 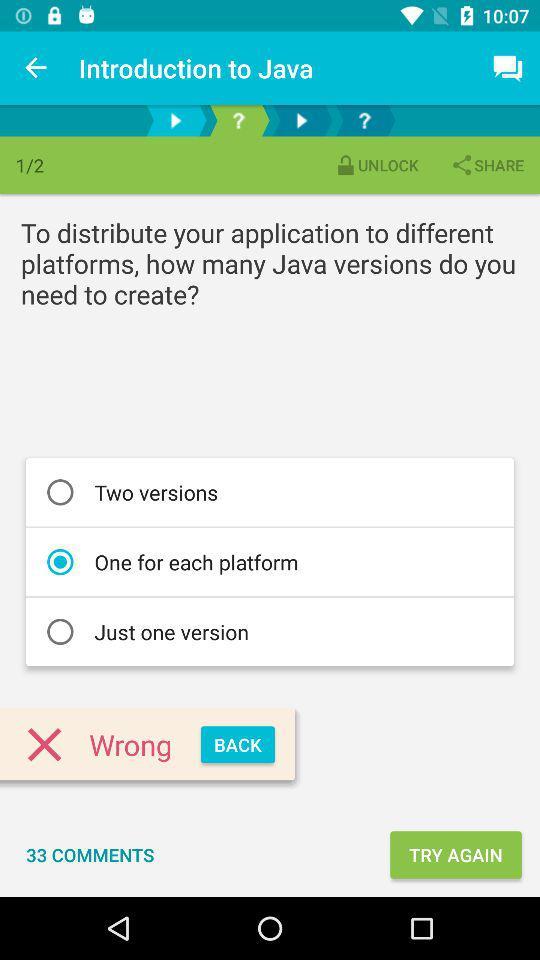 I want to click on the play icon, so click(x=175, y=120).